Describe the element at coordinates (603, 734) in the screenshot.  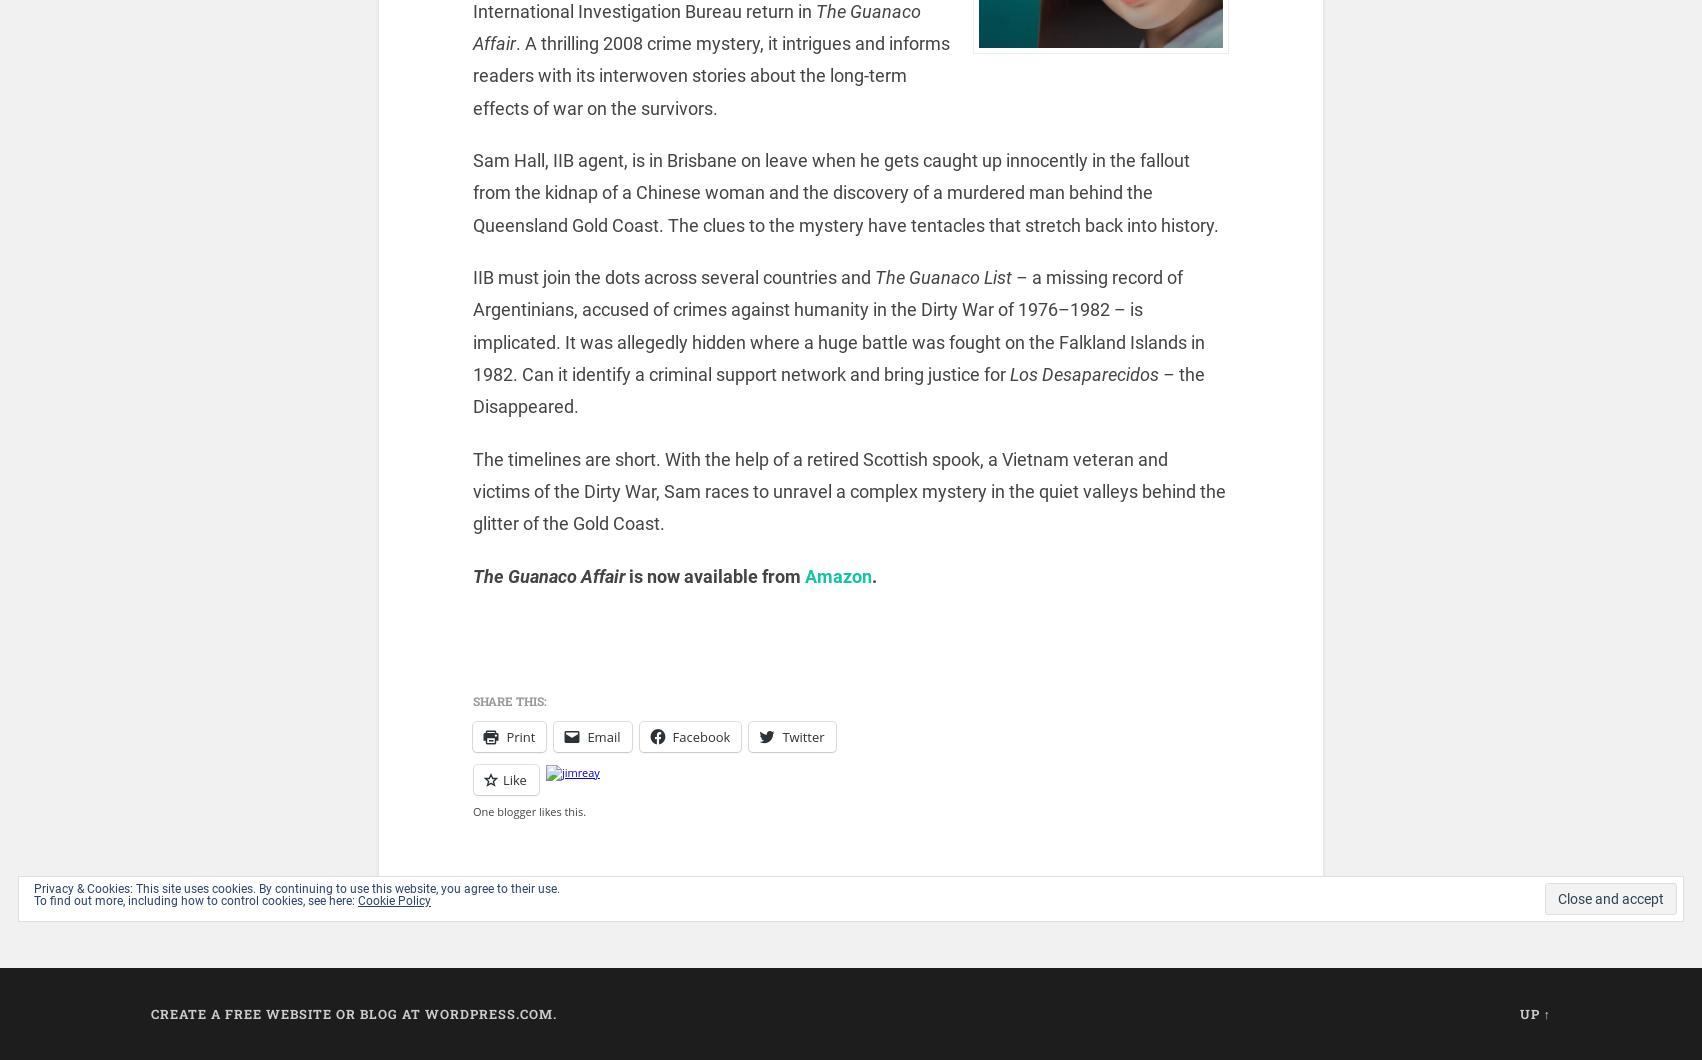
I see `'Email'` at that location.